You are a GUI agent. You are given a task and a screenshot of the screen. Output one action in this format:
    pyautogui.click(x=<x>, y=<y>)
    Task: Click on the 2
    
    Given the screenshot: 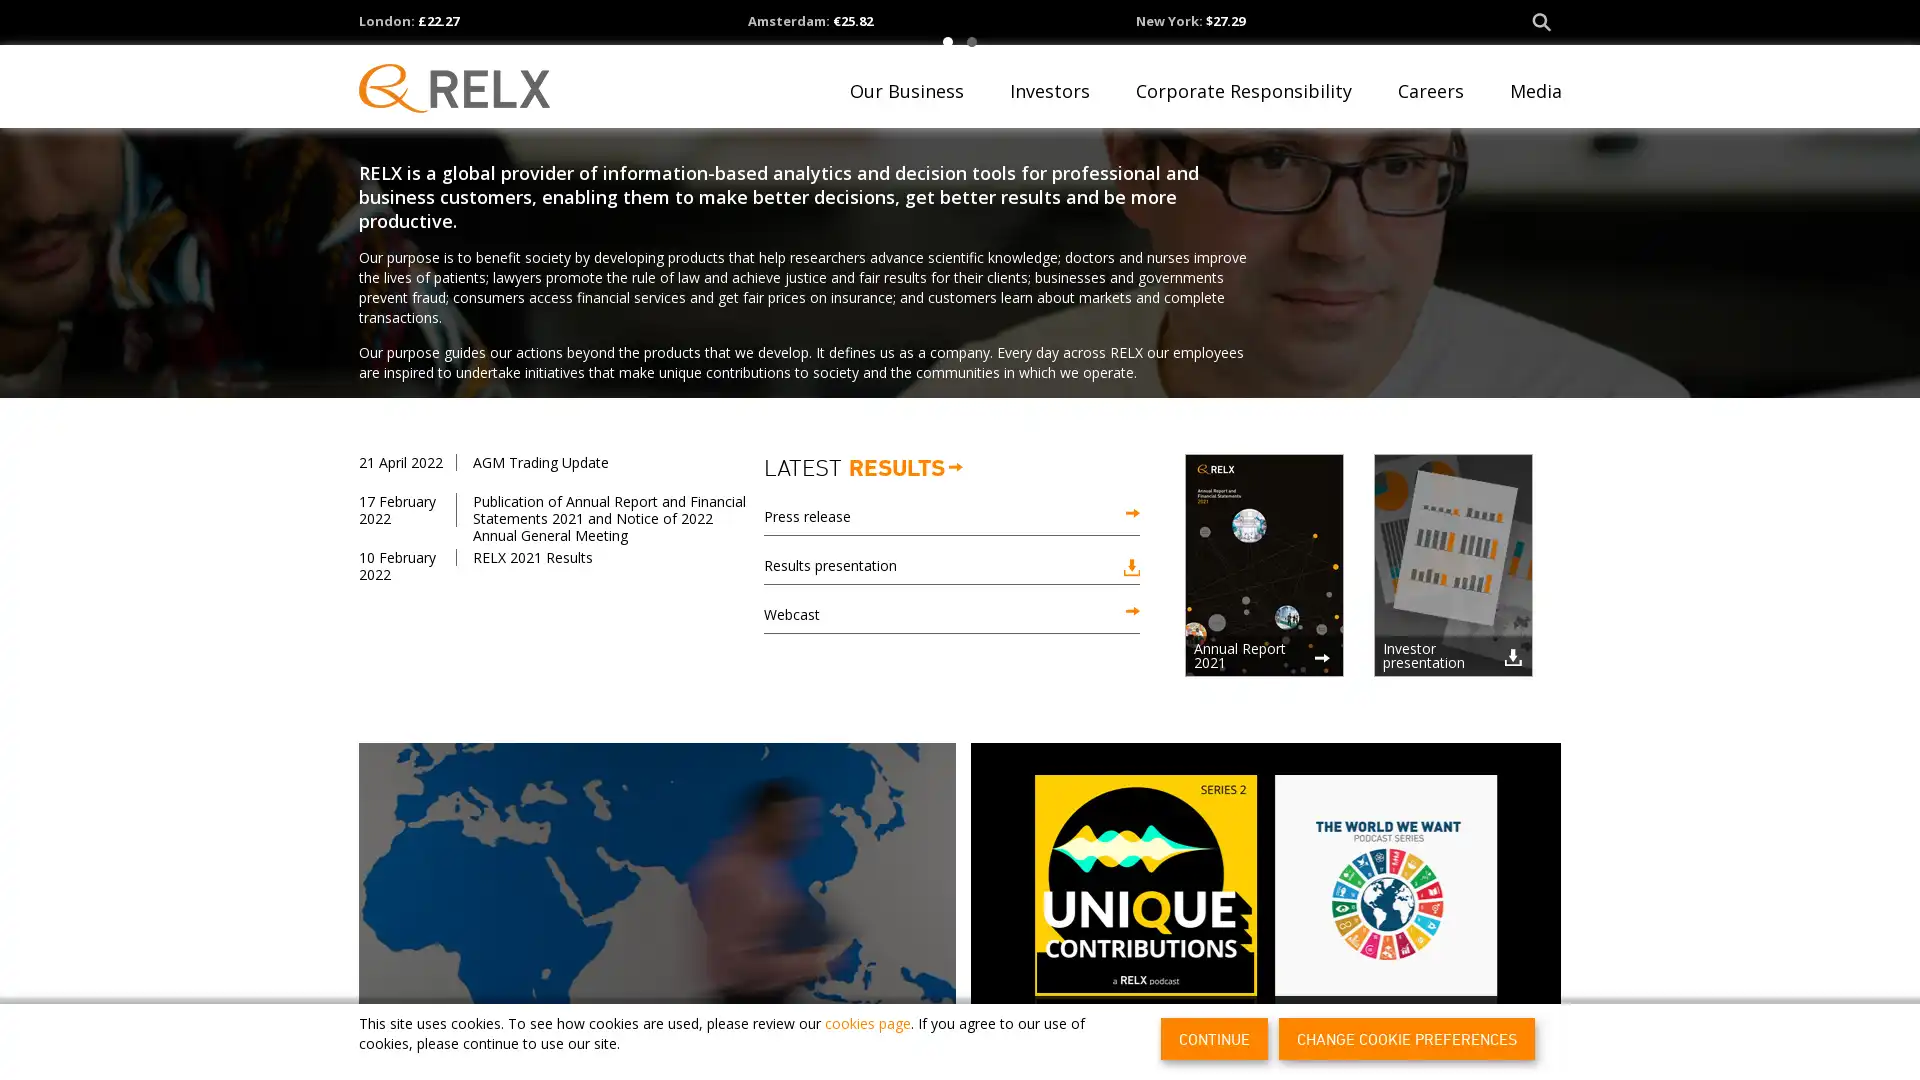 What is the action you would take?
    pyautogui.click(x=972, y=42)
    